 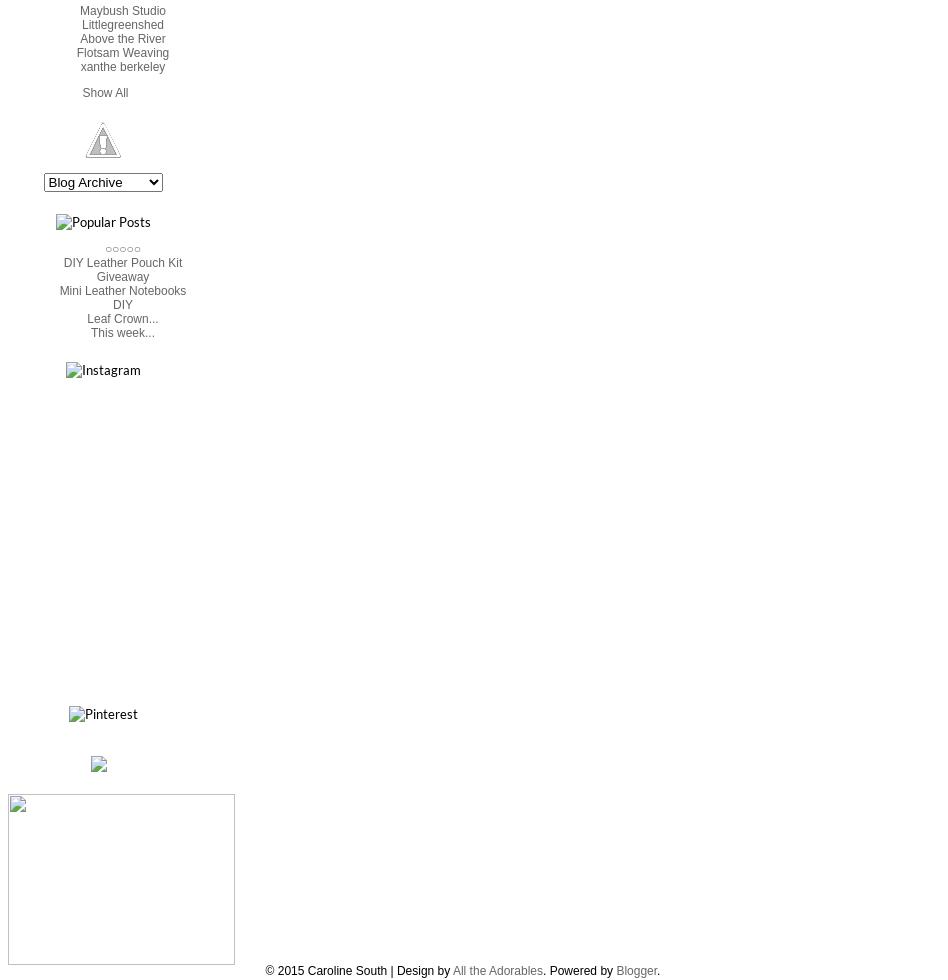 I want to click on '.', so click(x=657, y=970).